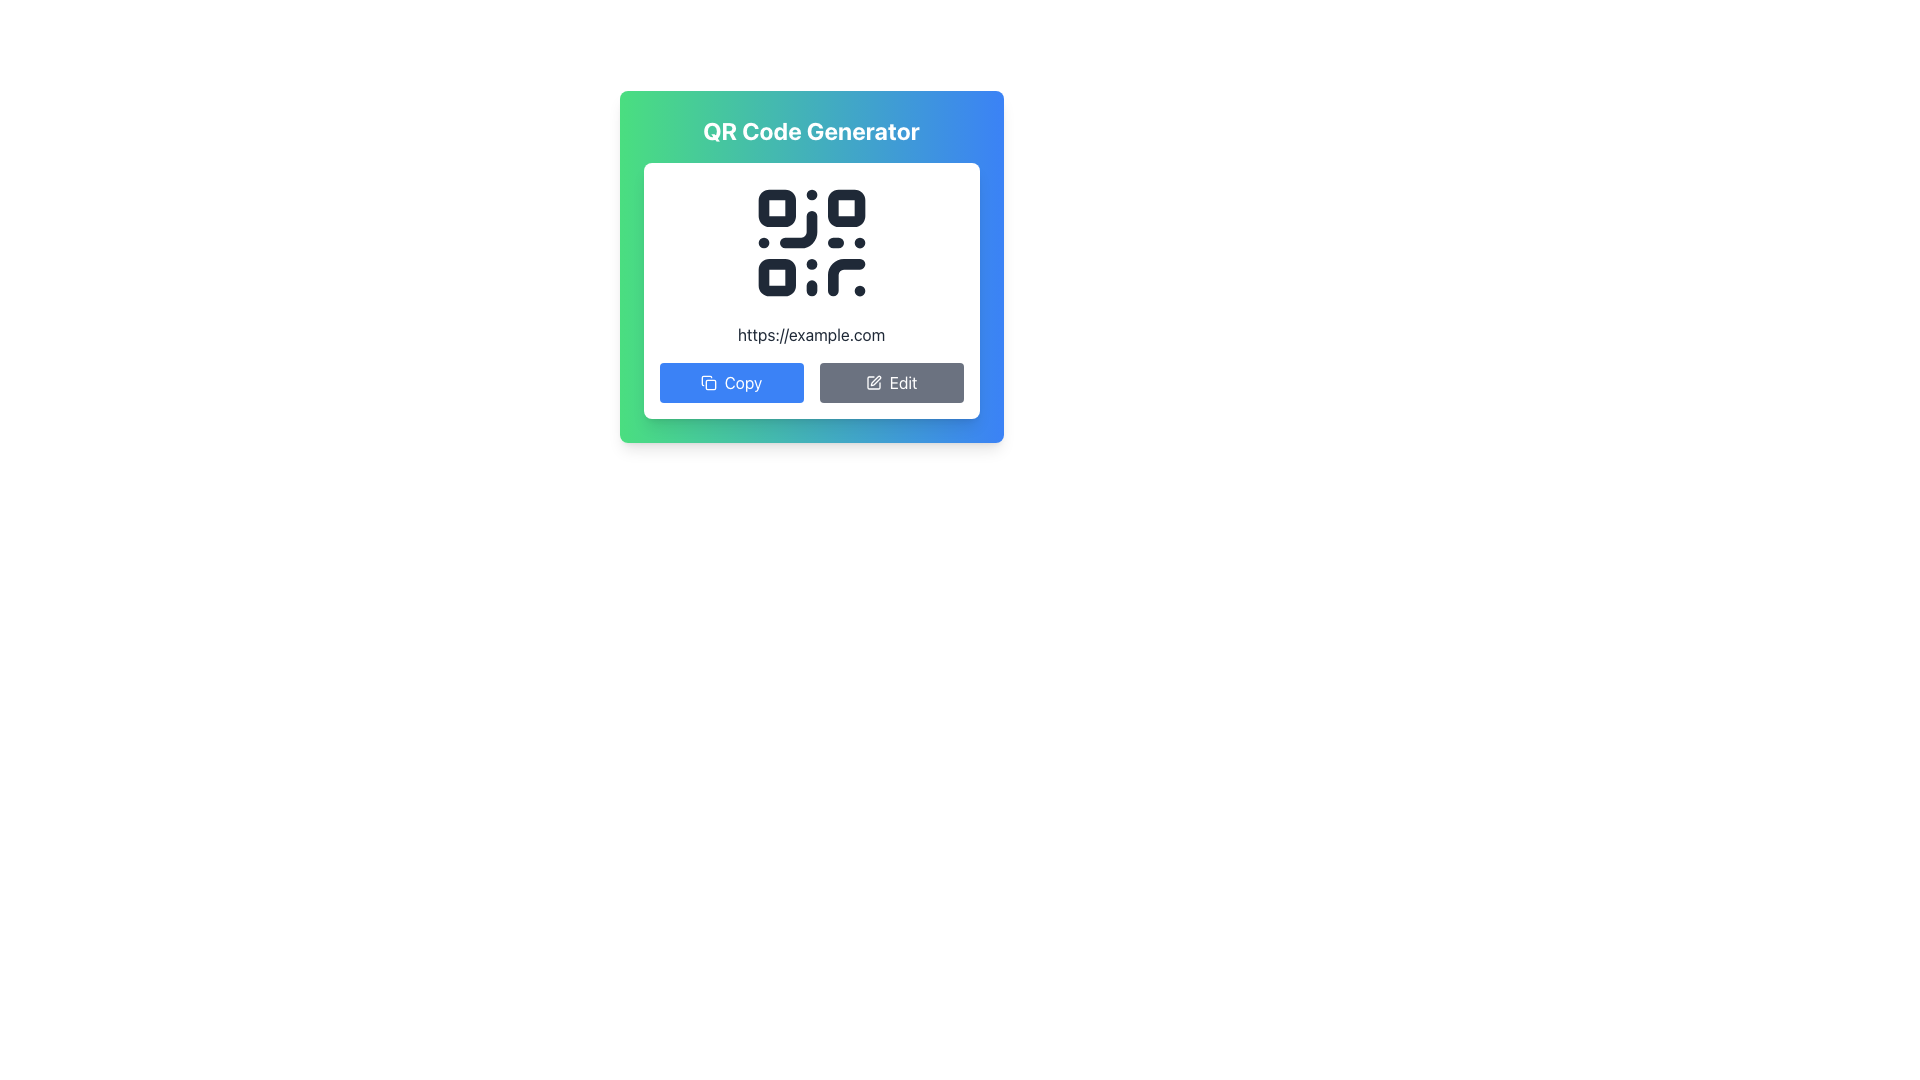 The width and height of the screenshot is (1920, 1080). What do you see at coordinates (775, 277) in the screenshot?
I see `the small square-shaped block located in the lower-left section of the QR code graphic, which is part of the structured grid layout` at bounding box center [775, 277].